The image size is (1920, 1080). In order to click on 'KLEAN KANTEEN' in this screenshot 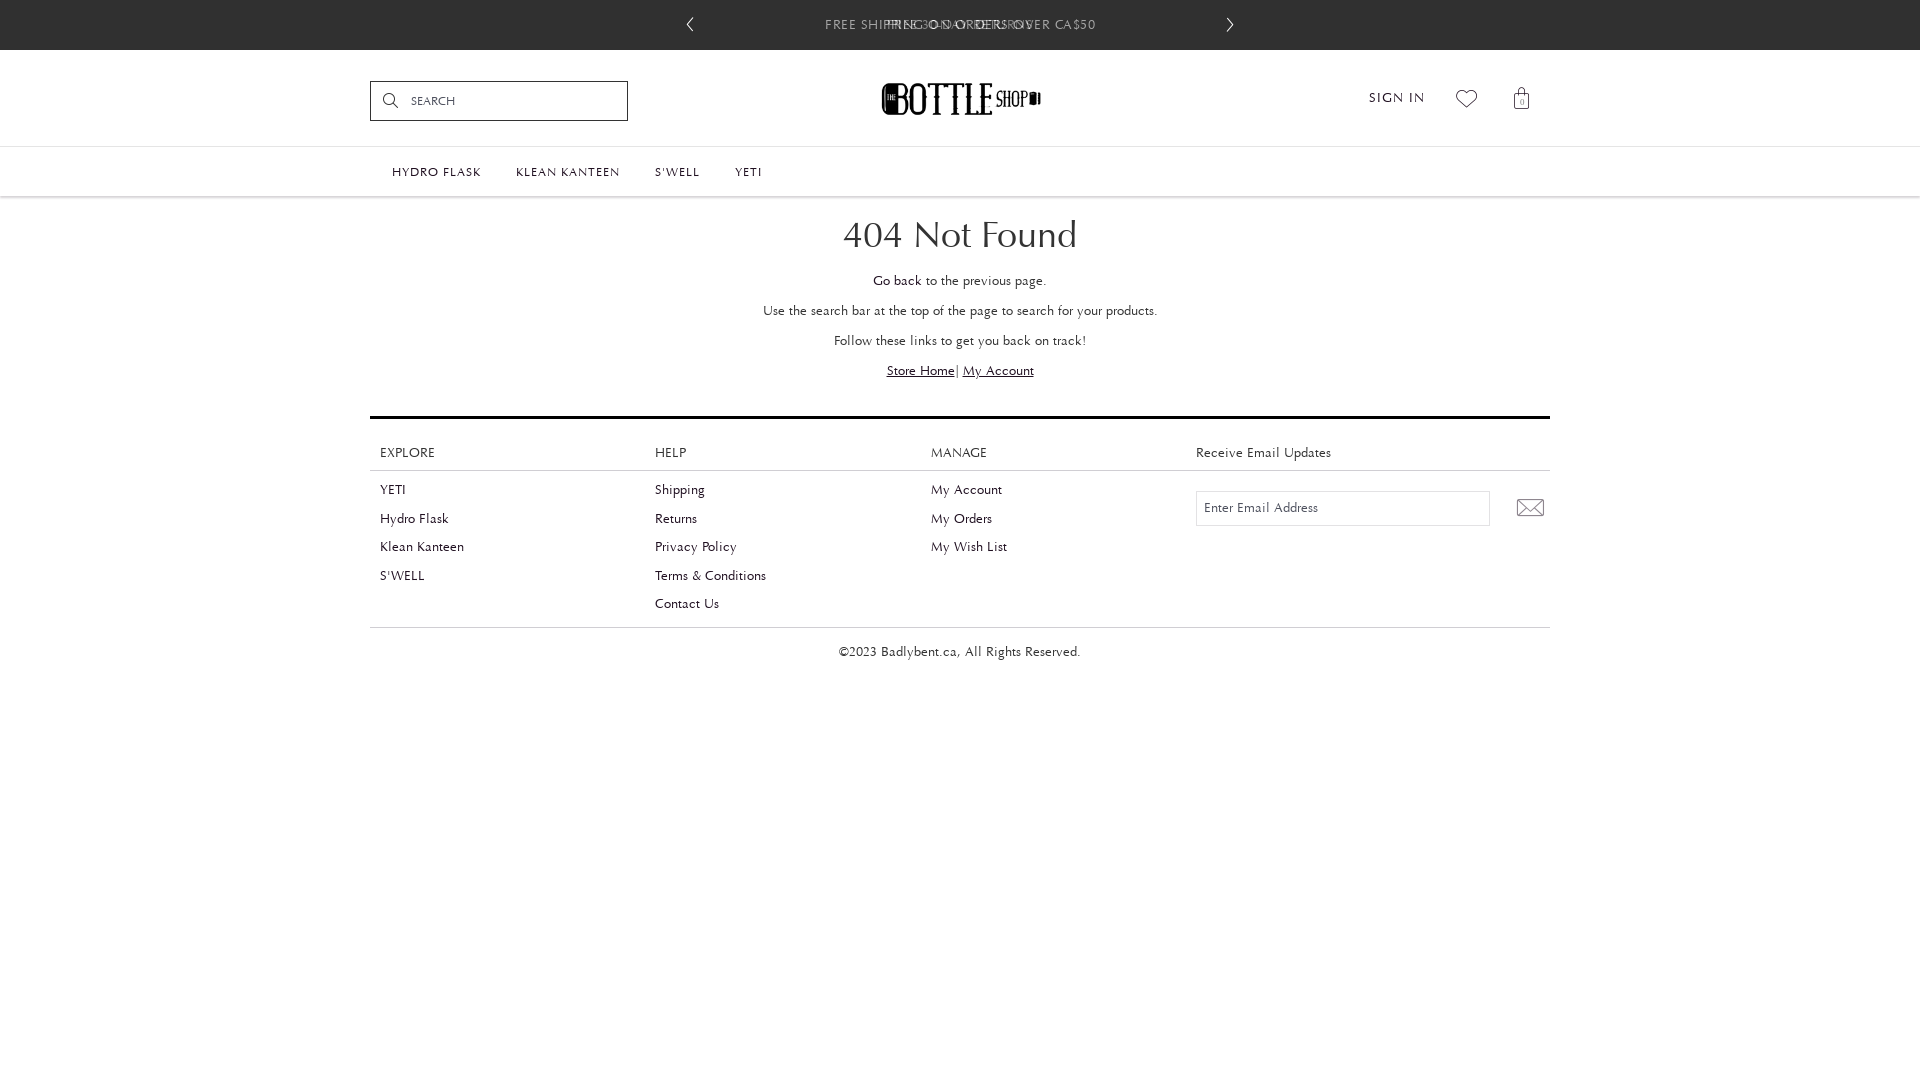, I will do `click(566, 168)`.